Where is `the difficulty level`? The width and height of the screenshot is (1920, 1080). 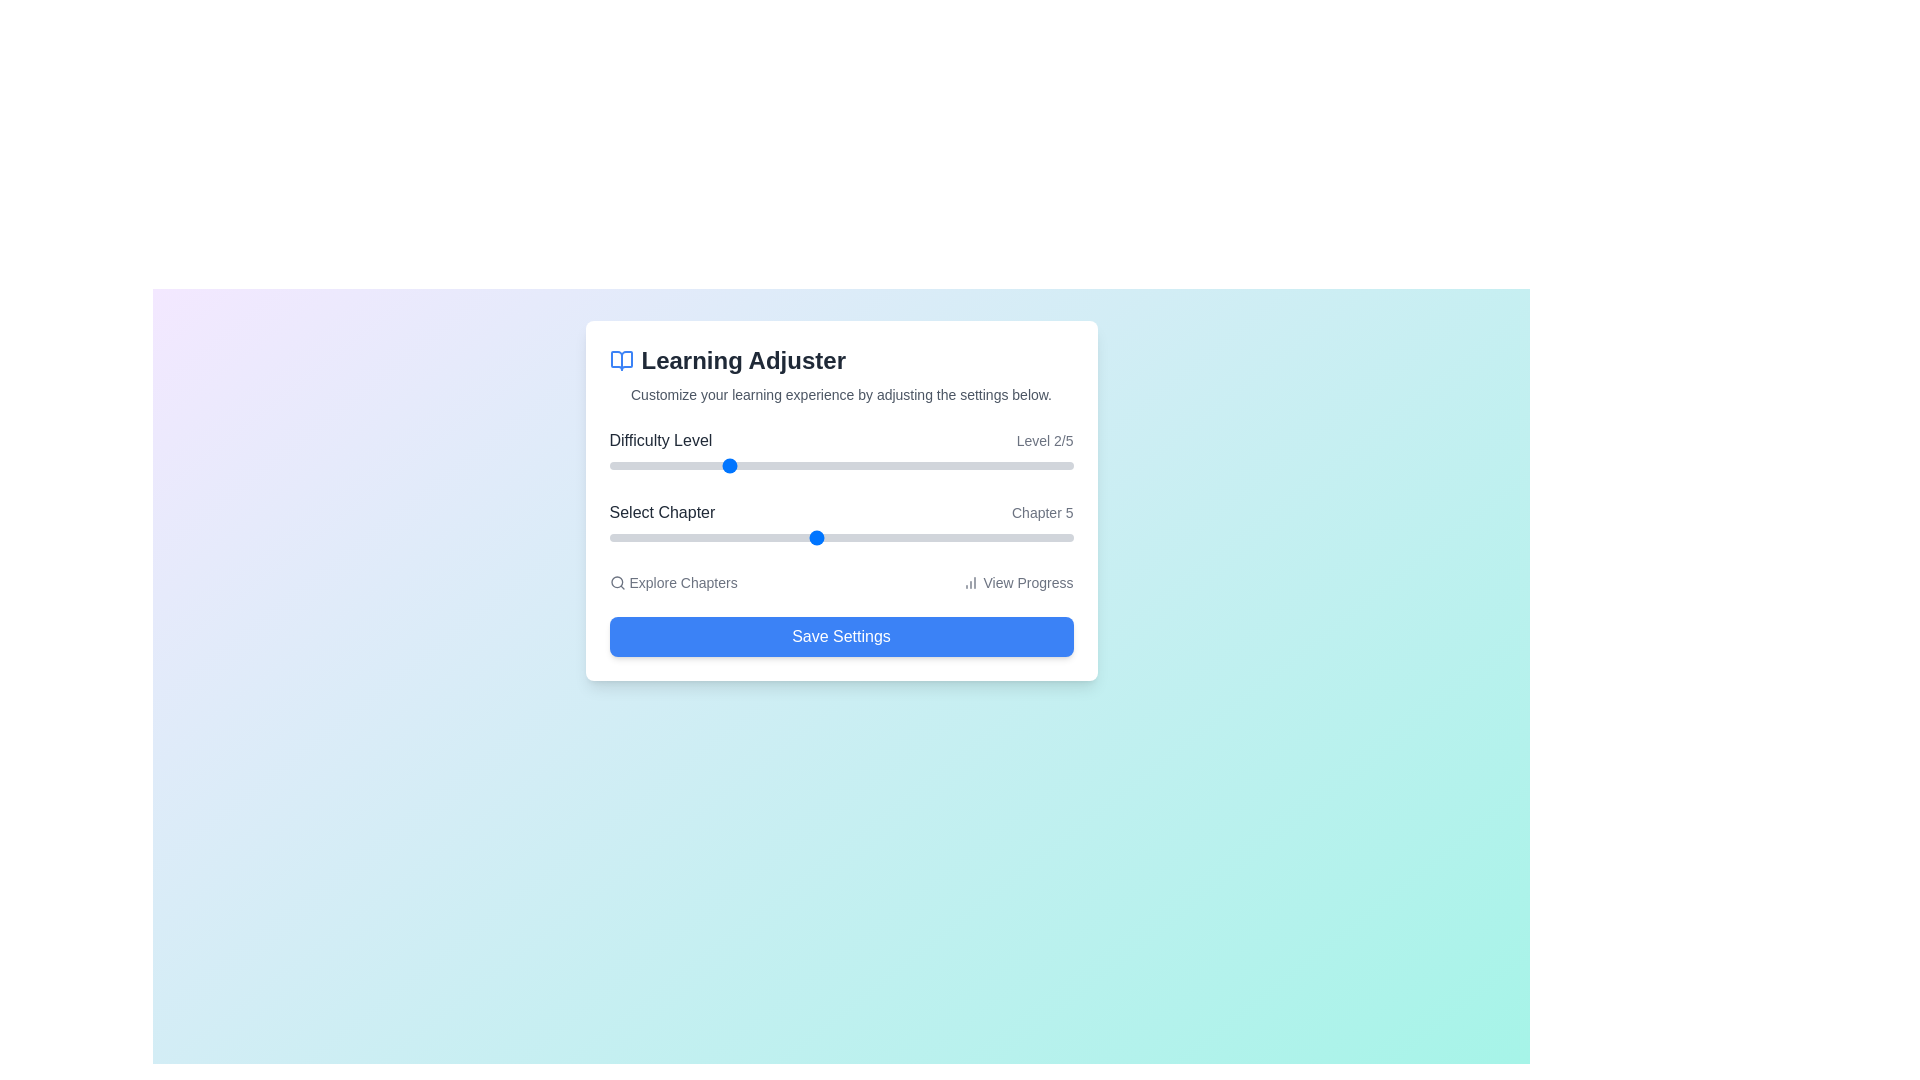 the difficulty level is located at coordinates (608, 466).